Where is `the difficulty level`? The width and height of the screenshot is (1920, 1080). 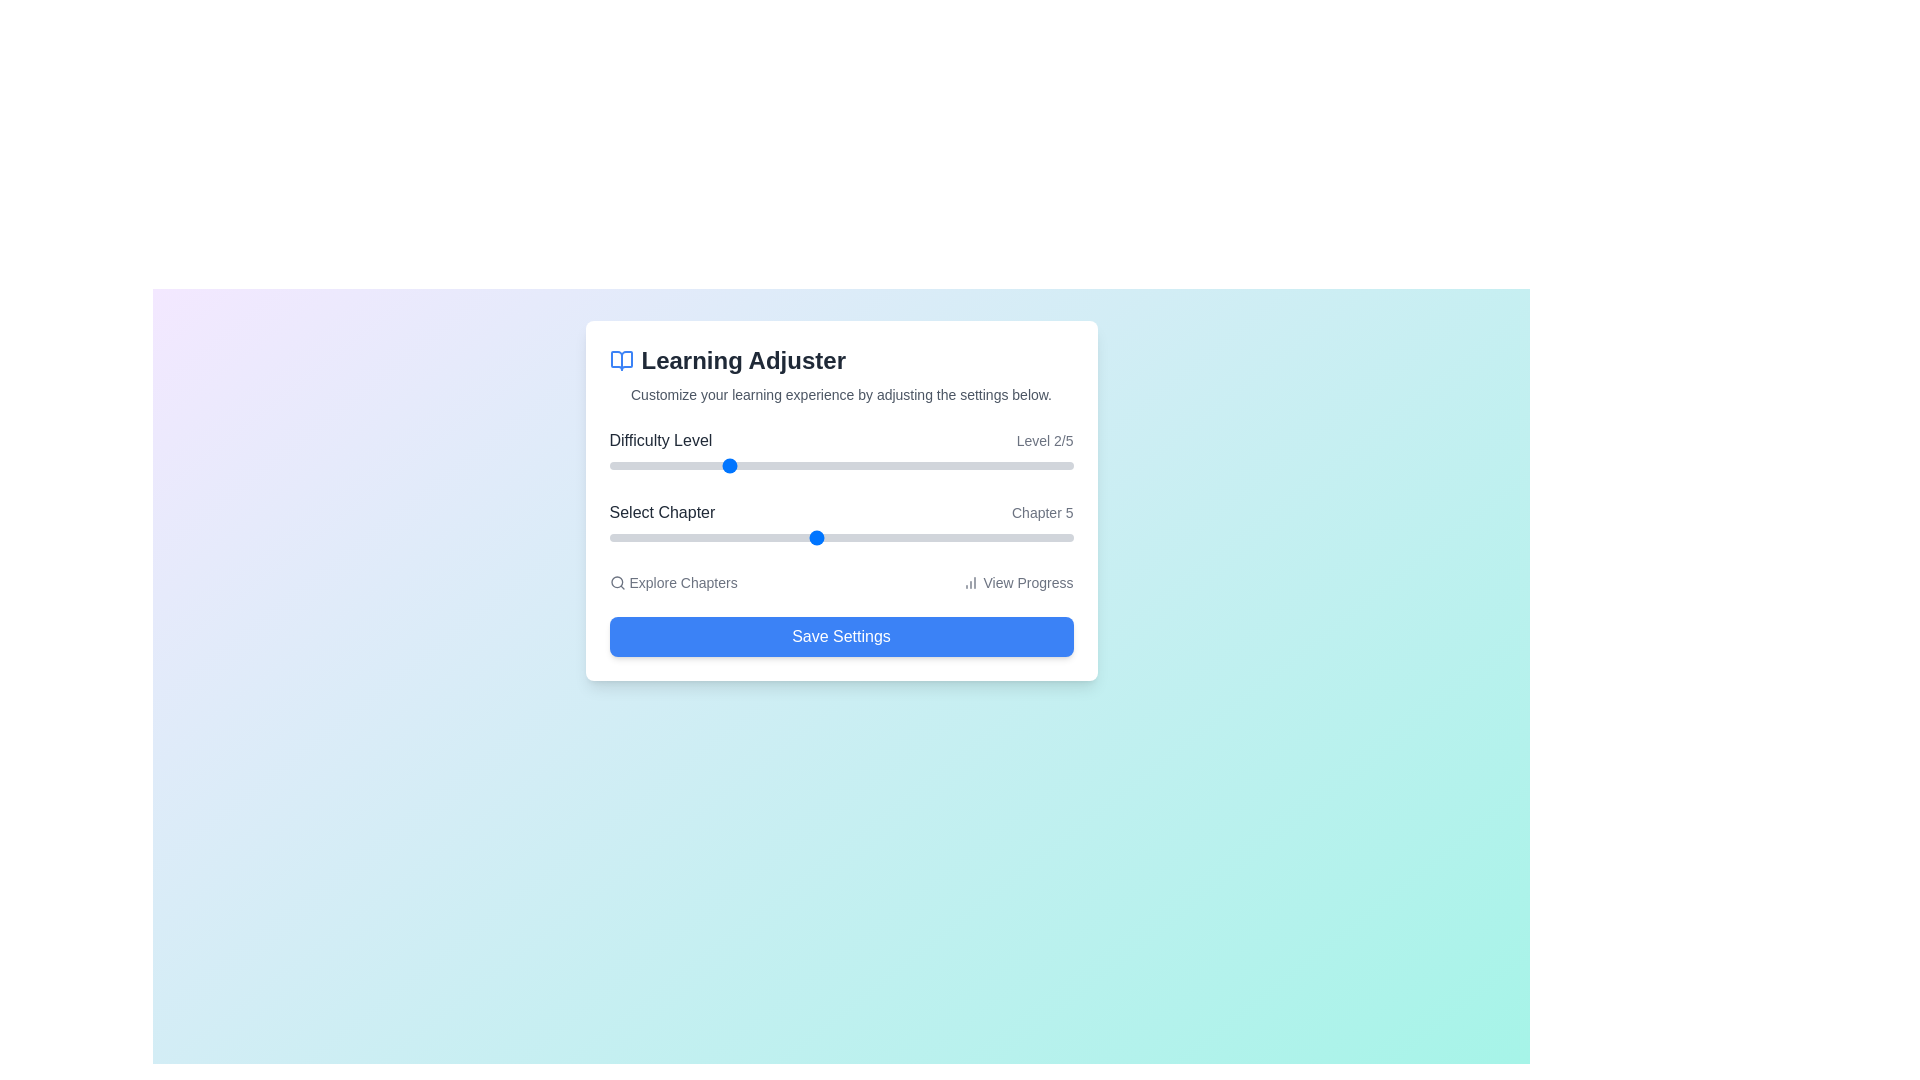 the difficulty level is located at coordinates (608, 466).